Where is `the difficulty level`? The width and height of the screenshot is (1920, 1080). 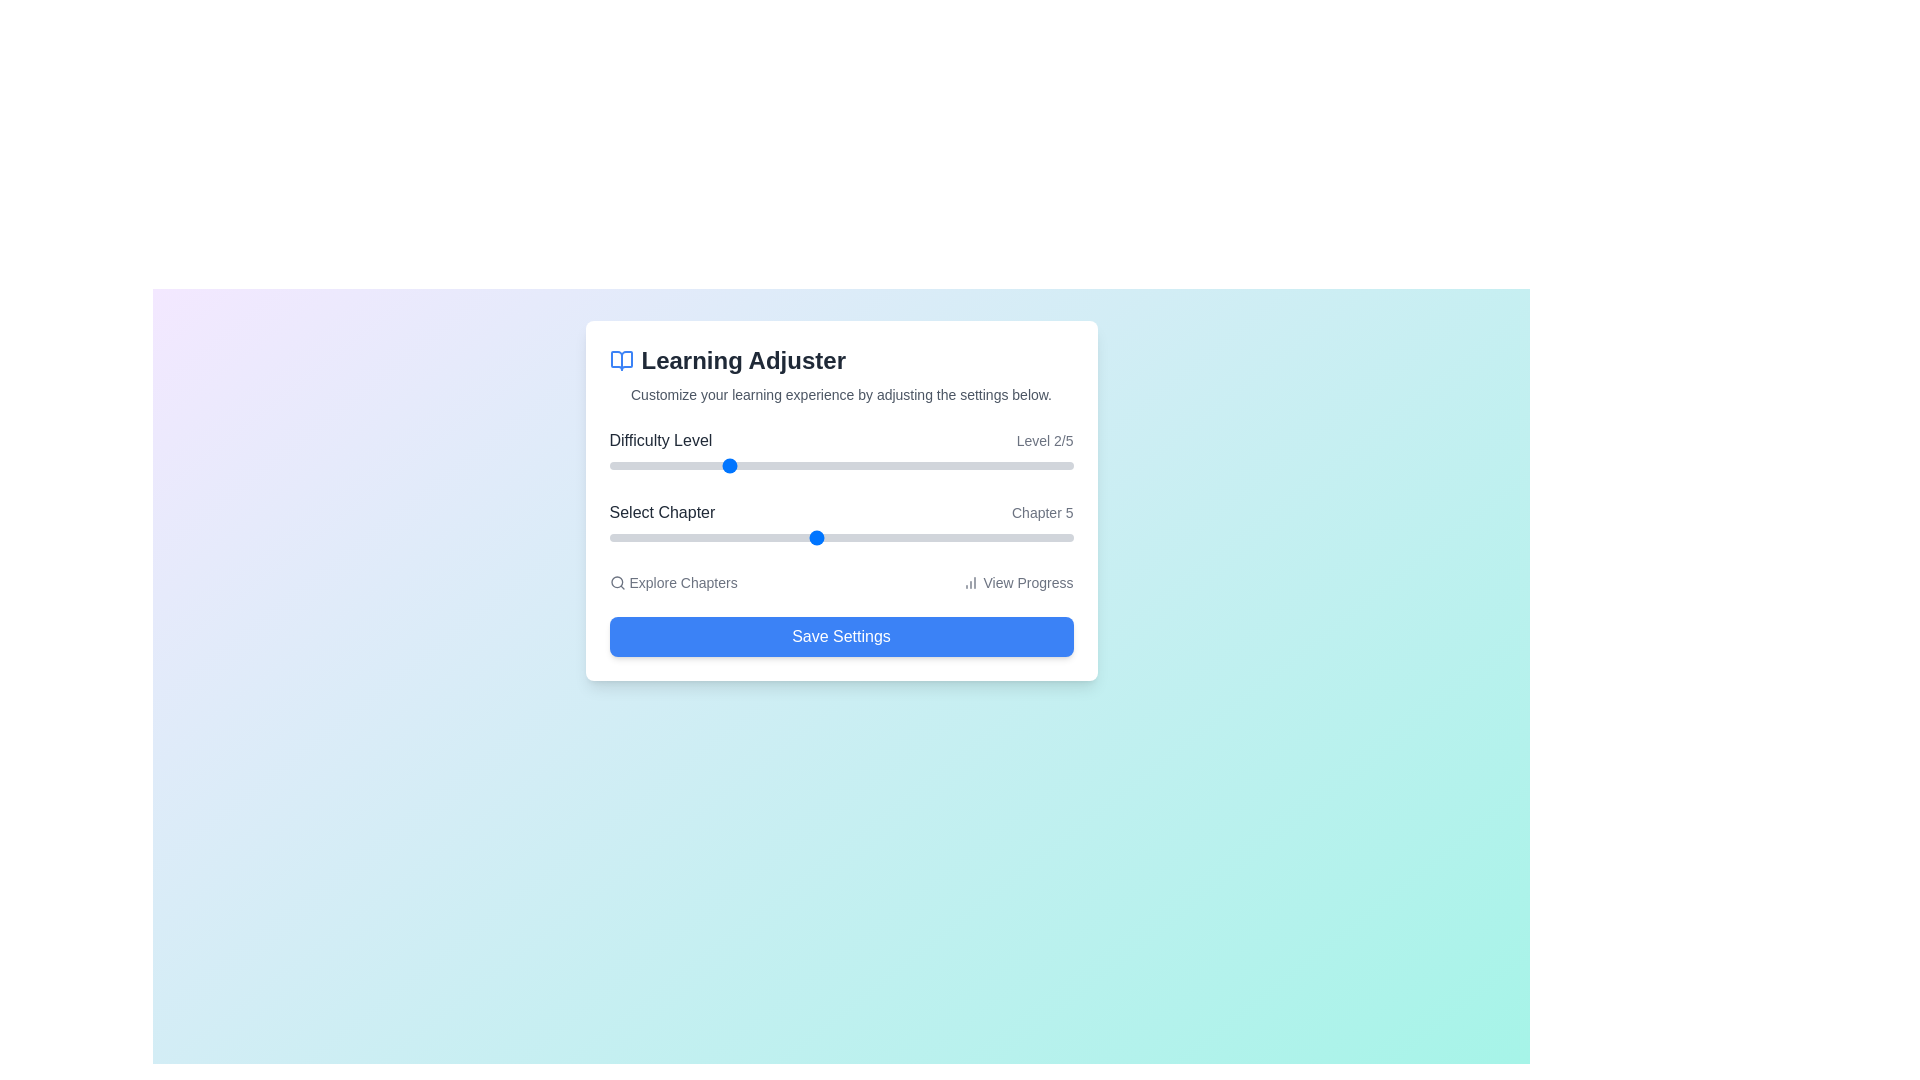 the difficulty level is located at coordinates (608, 466).